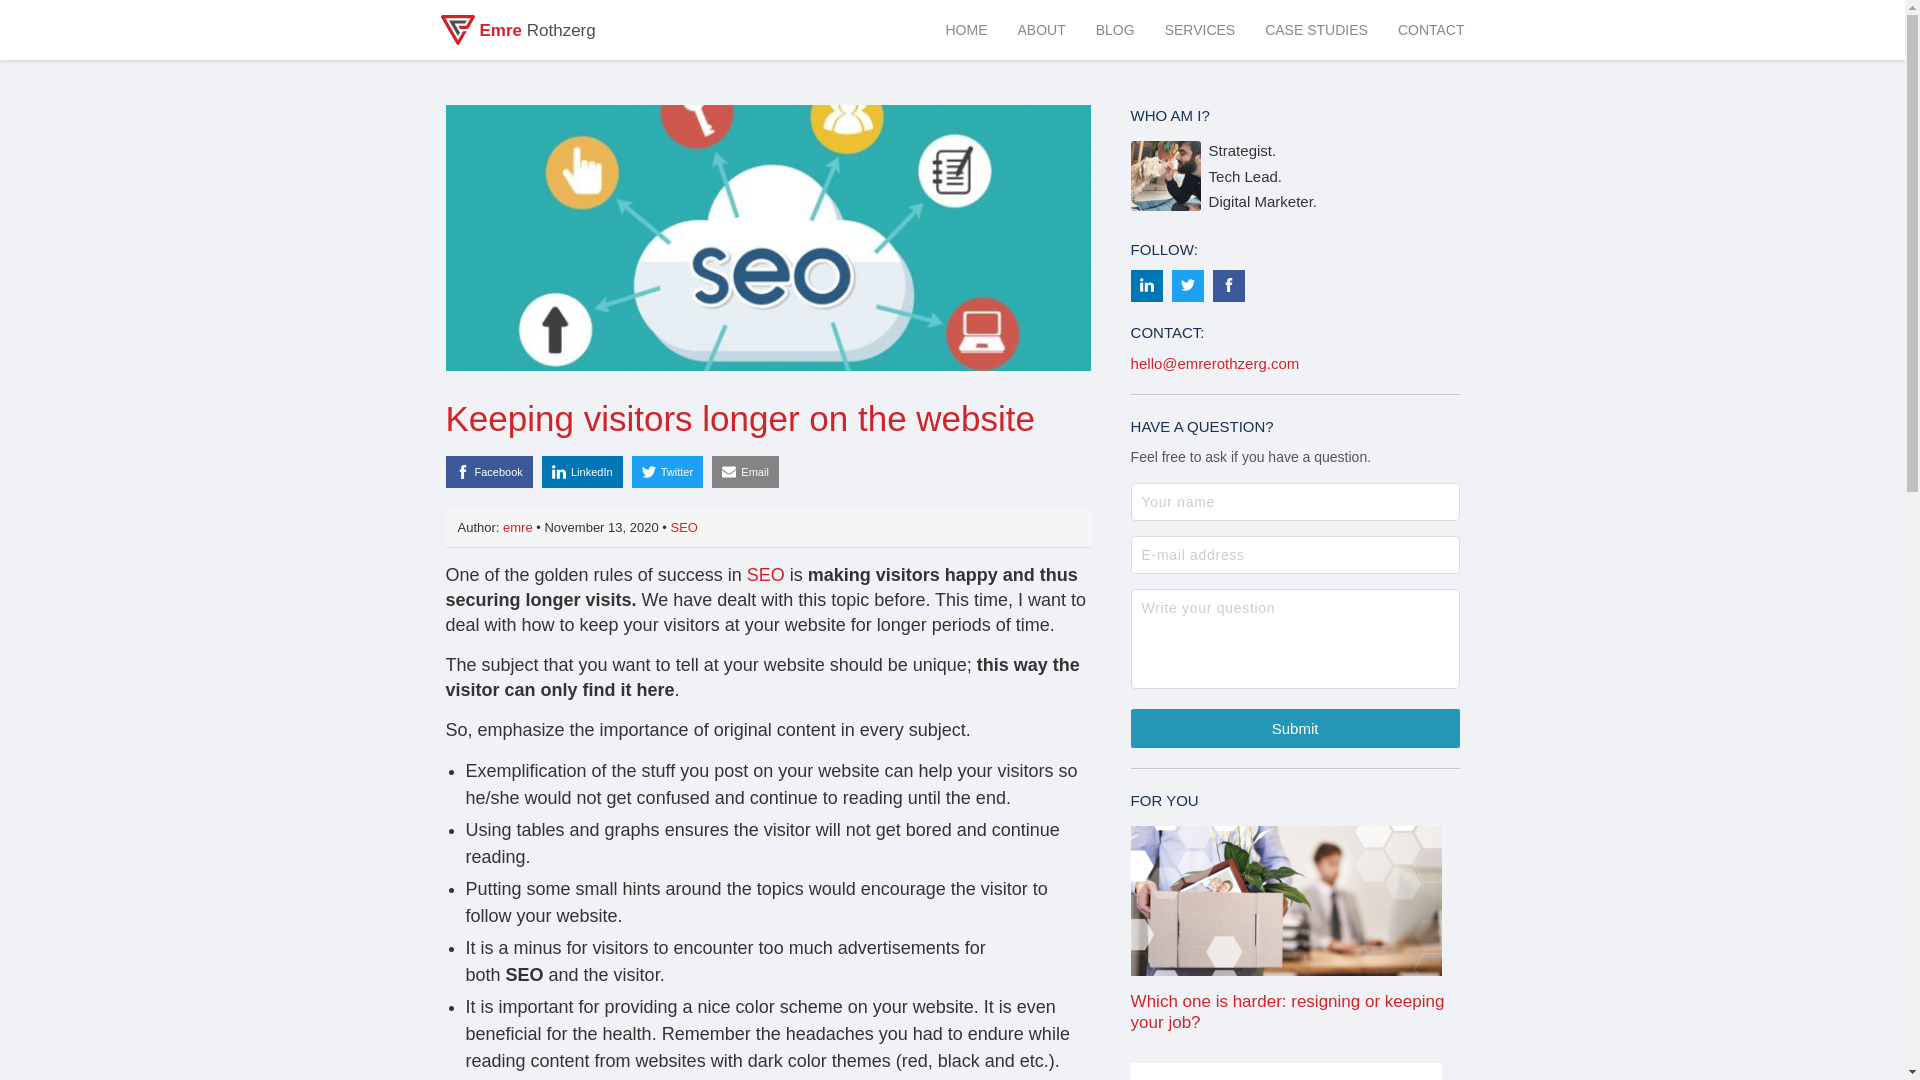 The width and height of the screenshot is (1920, 1080). I want to click on 'hello@emrerothzerg.com', so click(1214, 363).